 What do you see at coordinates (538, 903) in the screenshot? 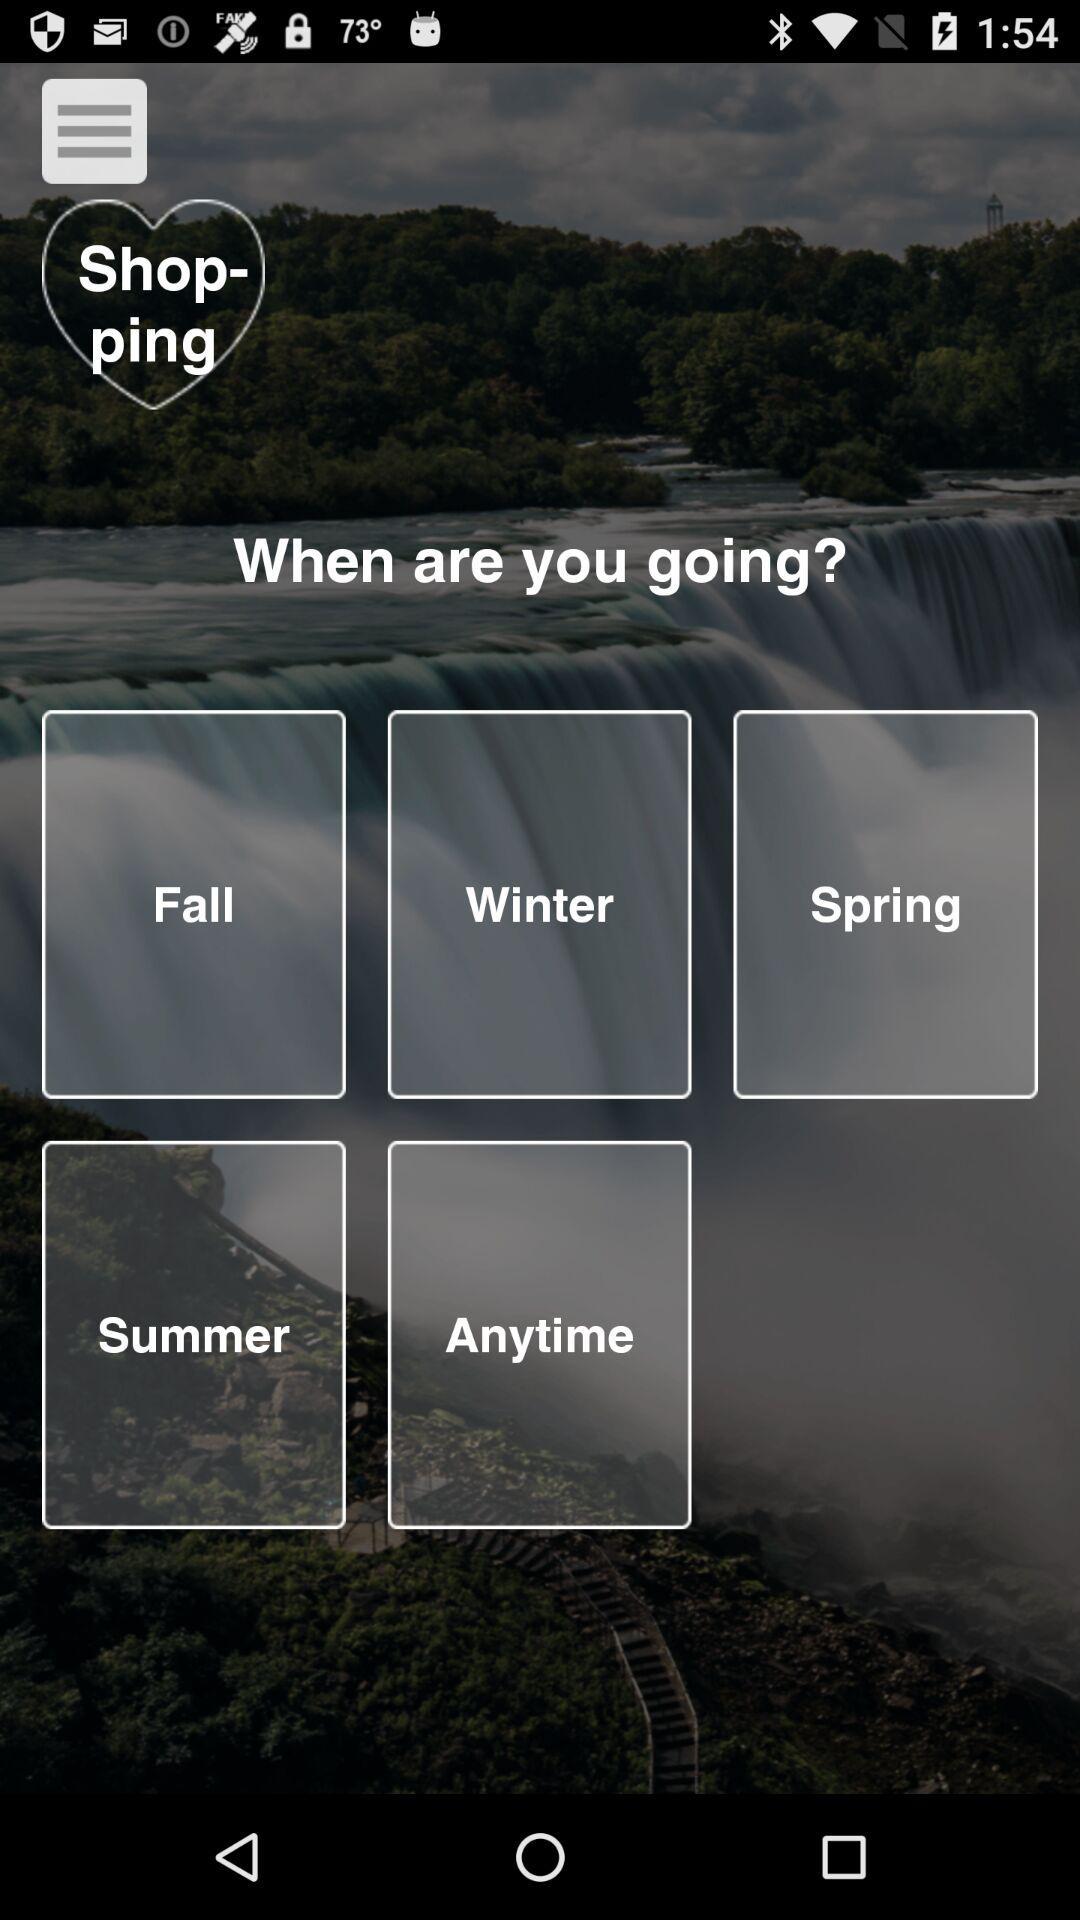
I see `choose the season you are going` at bounding box center [538, 903].